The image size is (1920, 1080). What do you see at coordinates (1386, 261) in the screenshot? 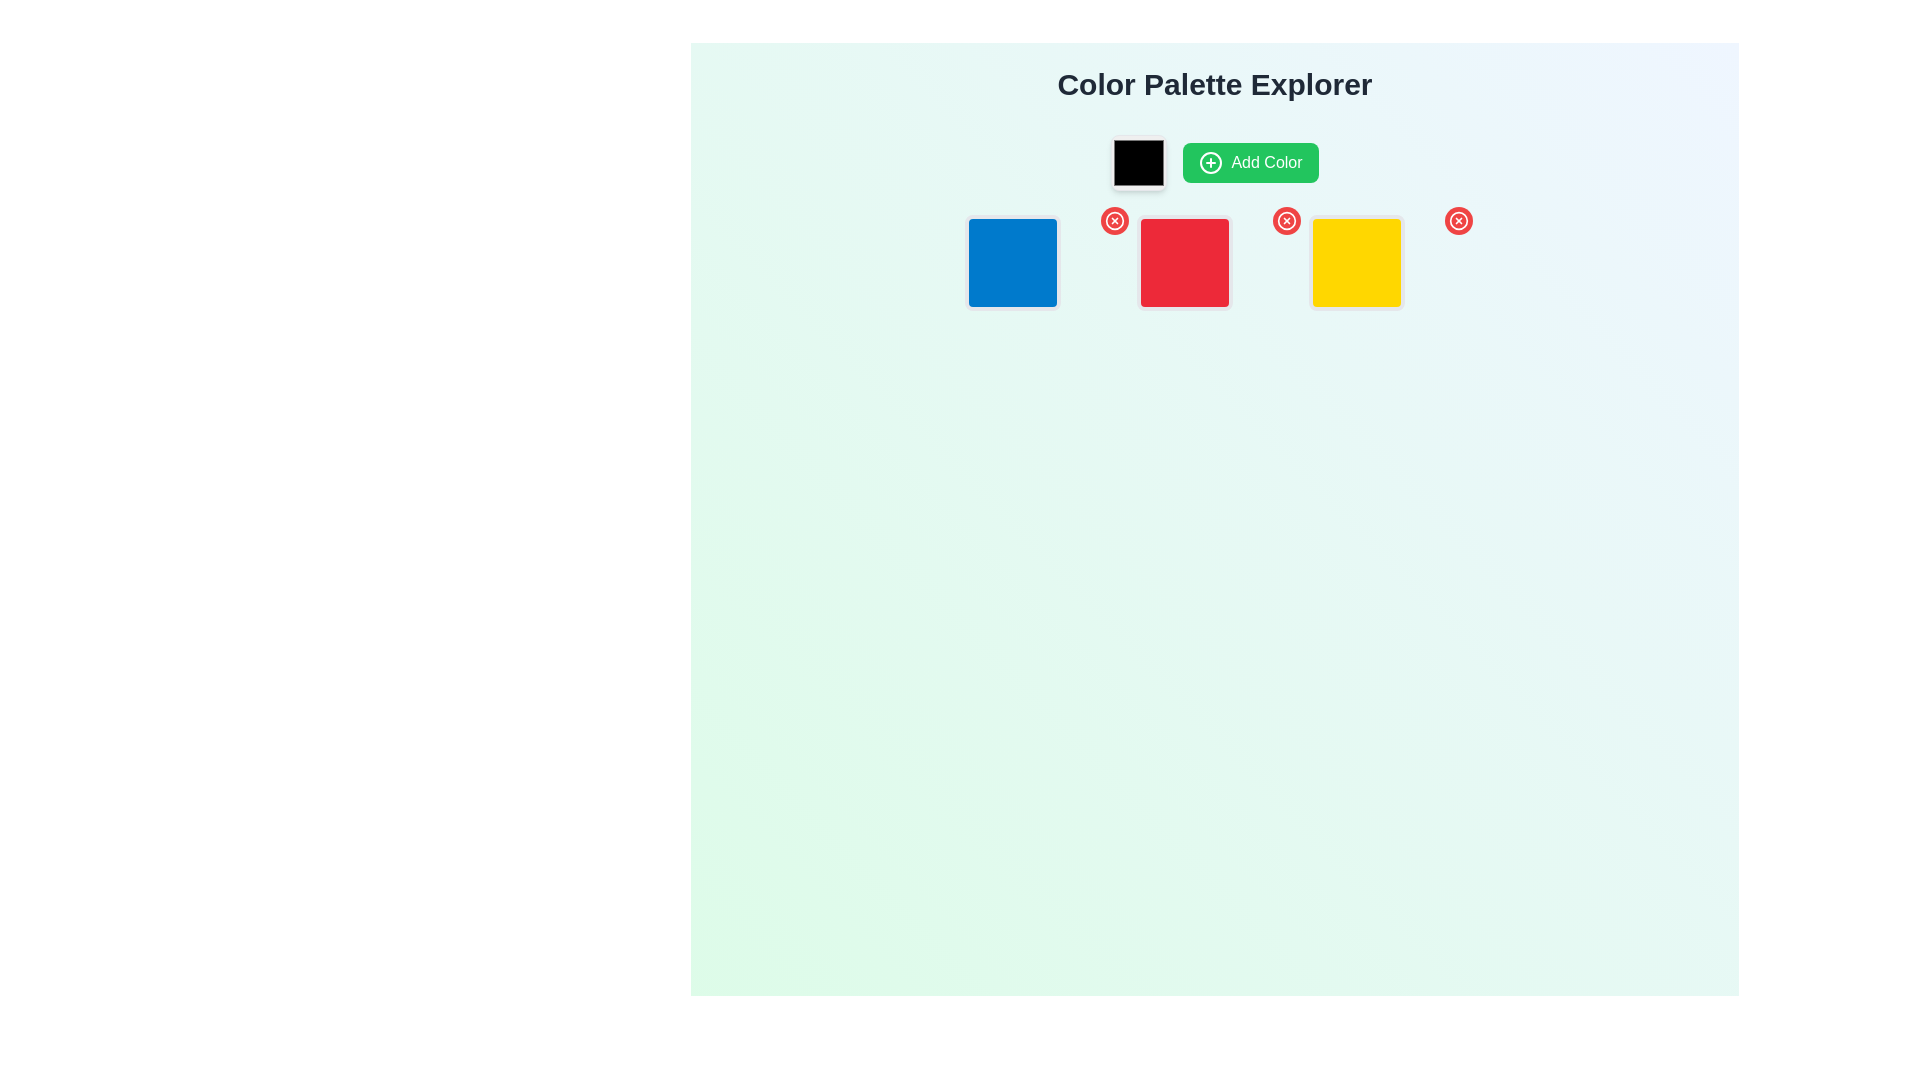
I see `the yellow square with a rounded border and bold outline located in the third column of a grid layout` at bounding box center [1386, 261].